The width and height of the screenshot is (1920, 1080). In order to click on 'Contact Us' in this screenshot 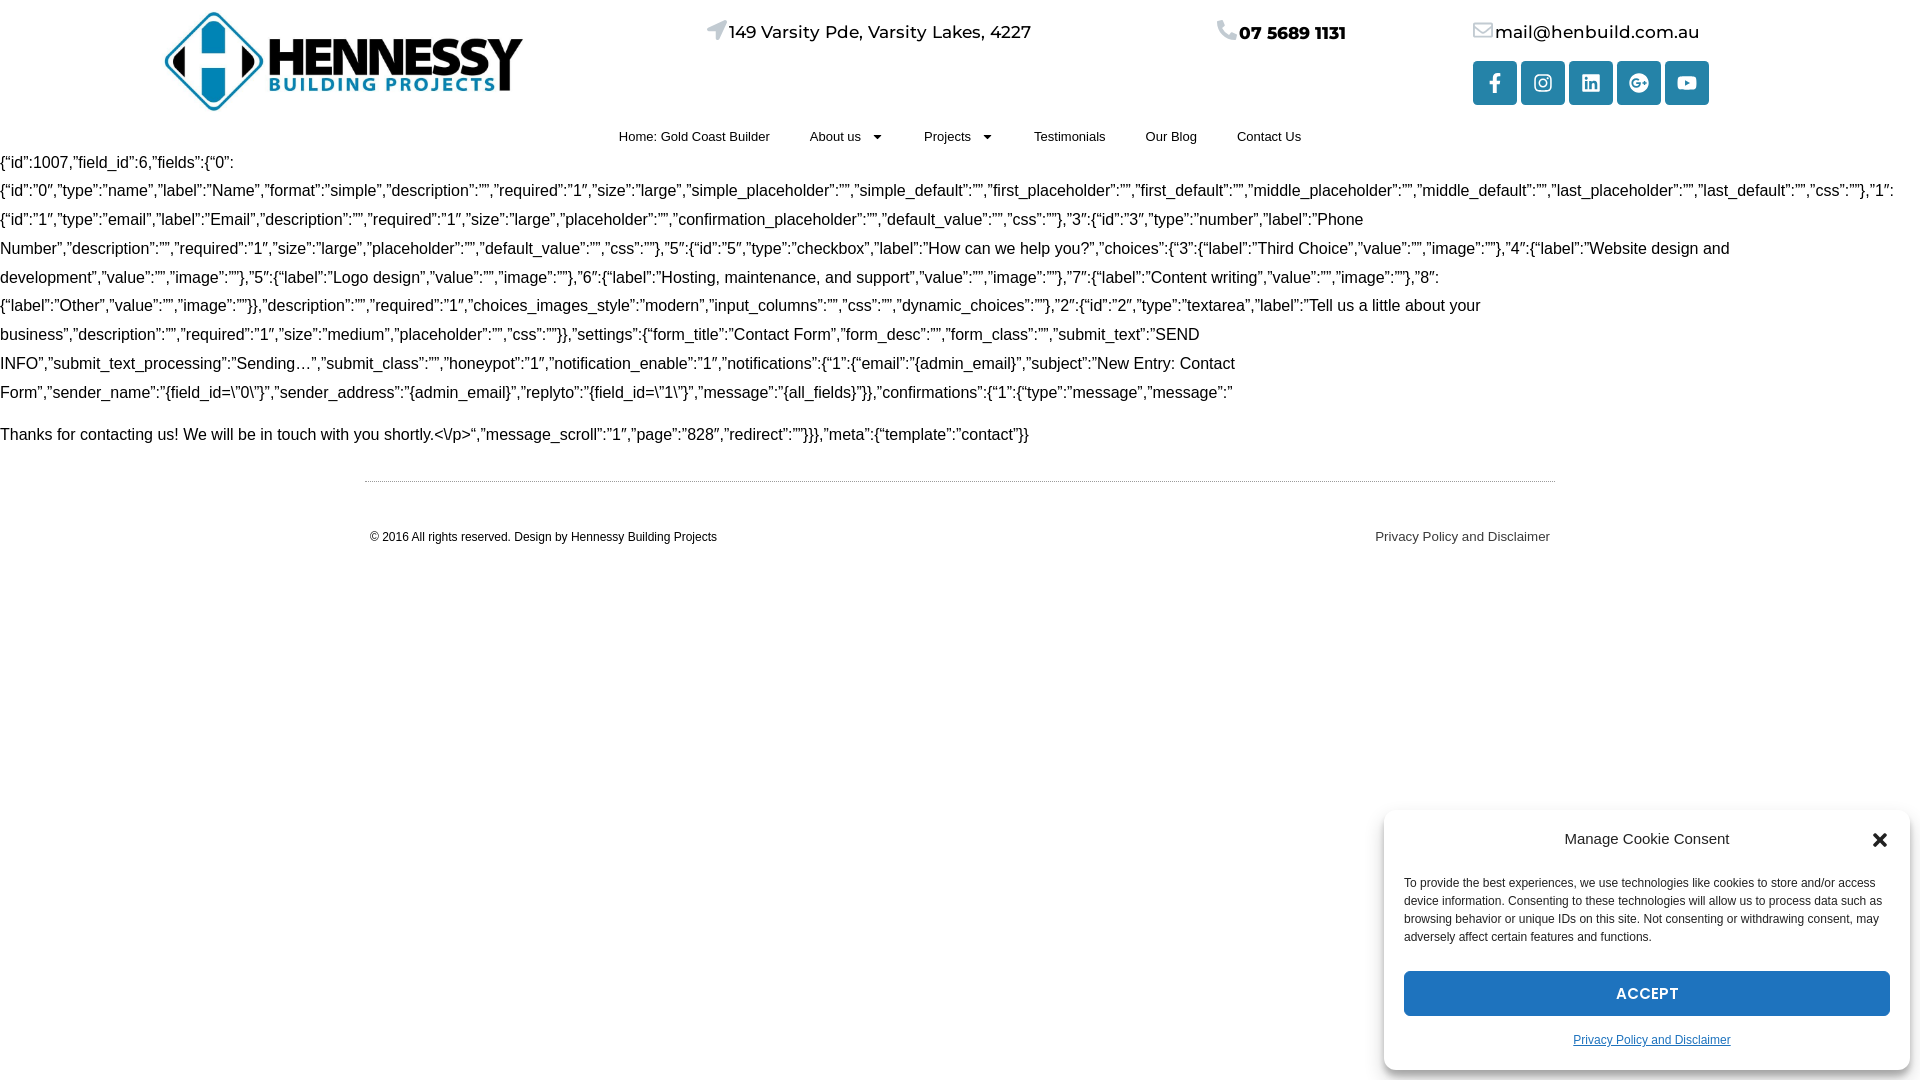, I will do `click(1267, 135)`.